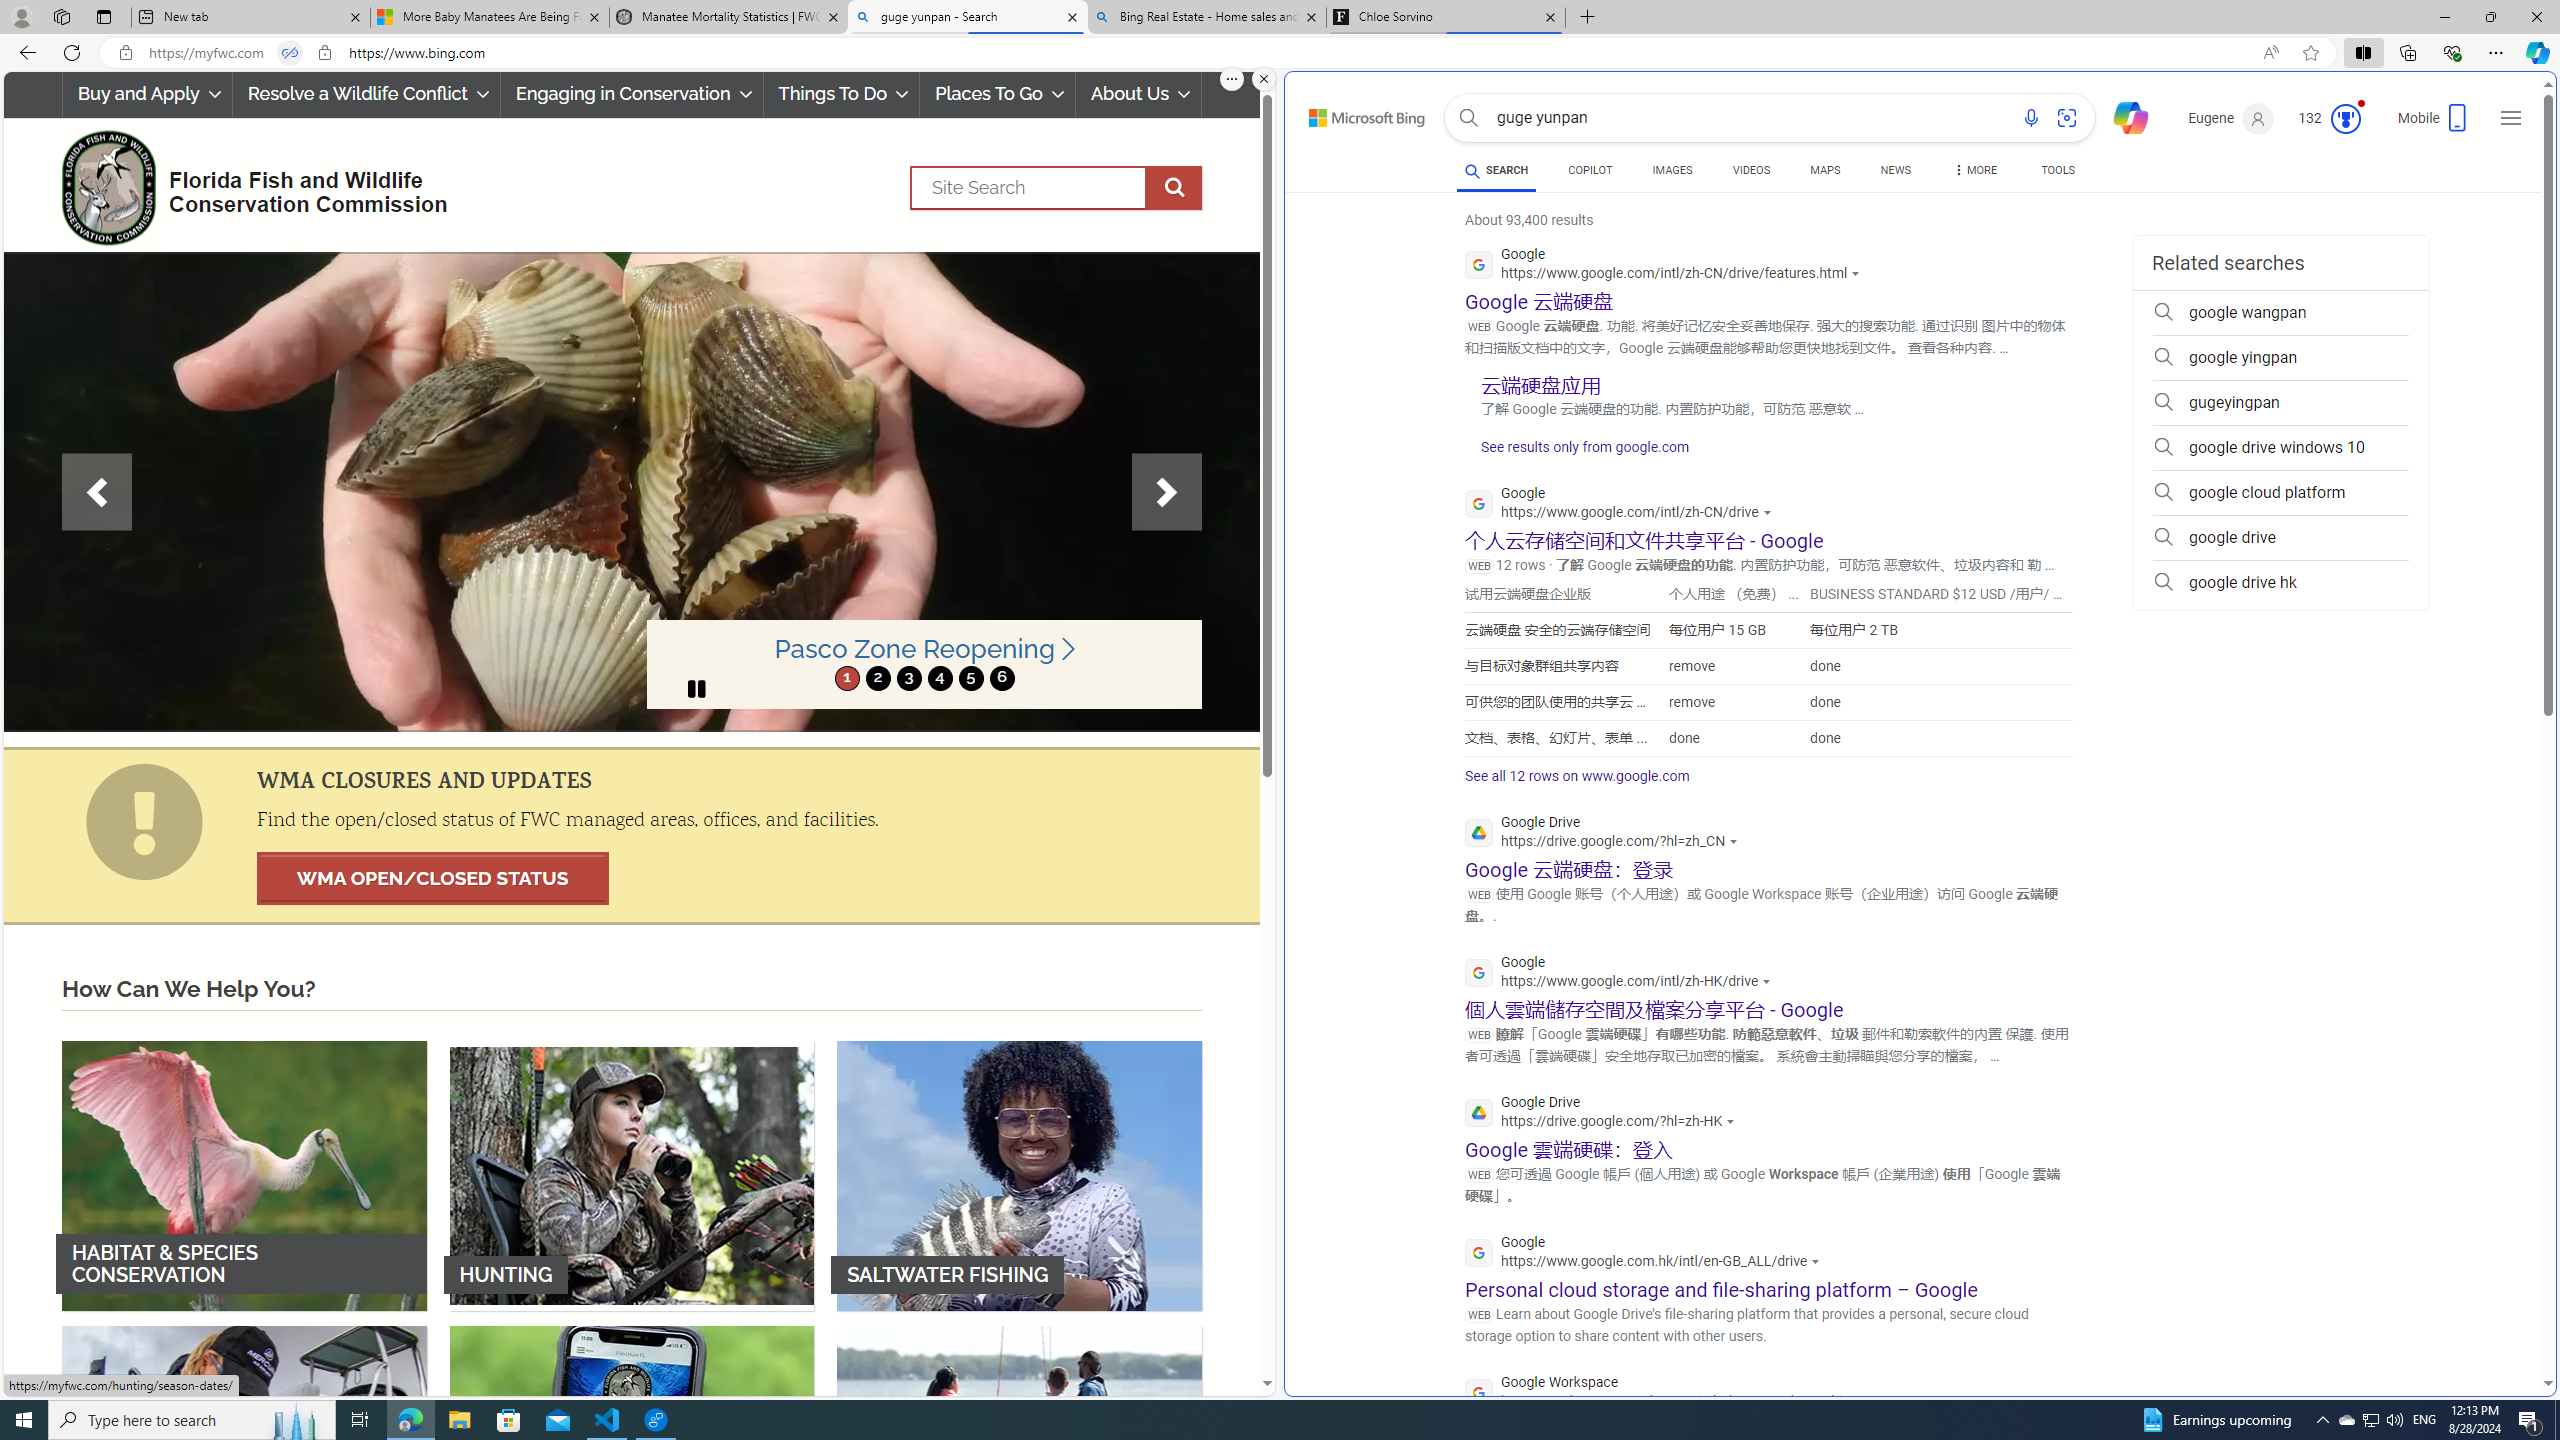  I want to click on 'Tab actions menu', so click(102, 16).